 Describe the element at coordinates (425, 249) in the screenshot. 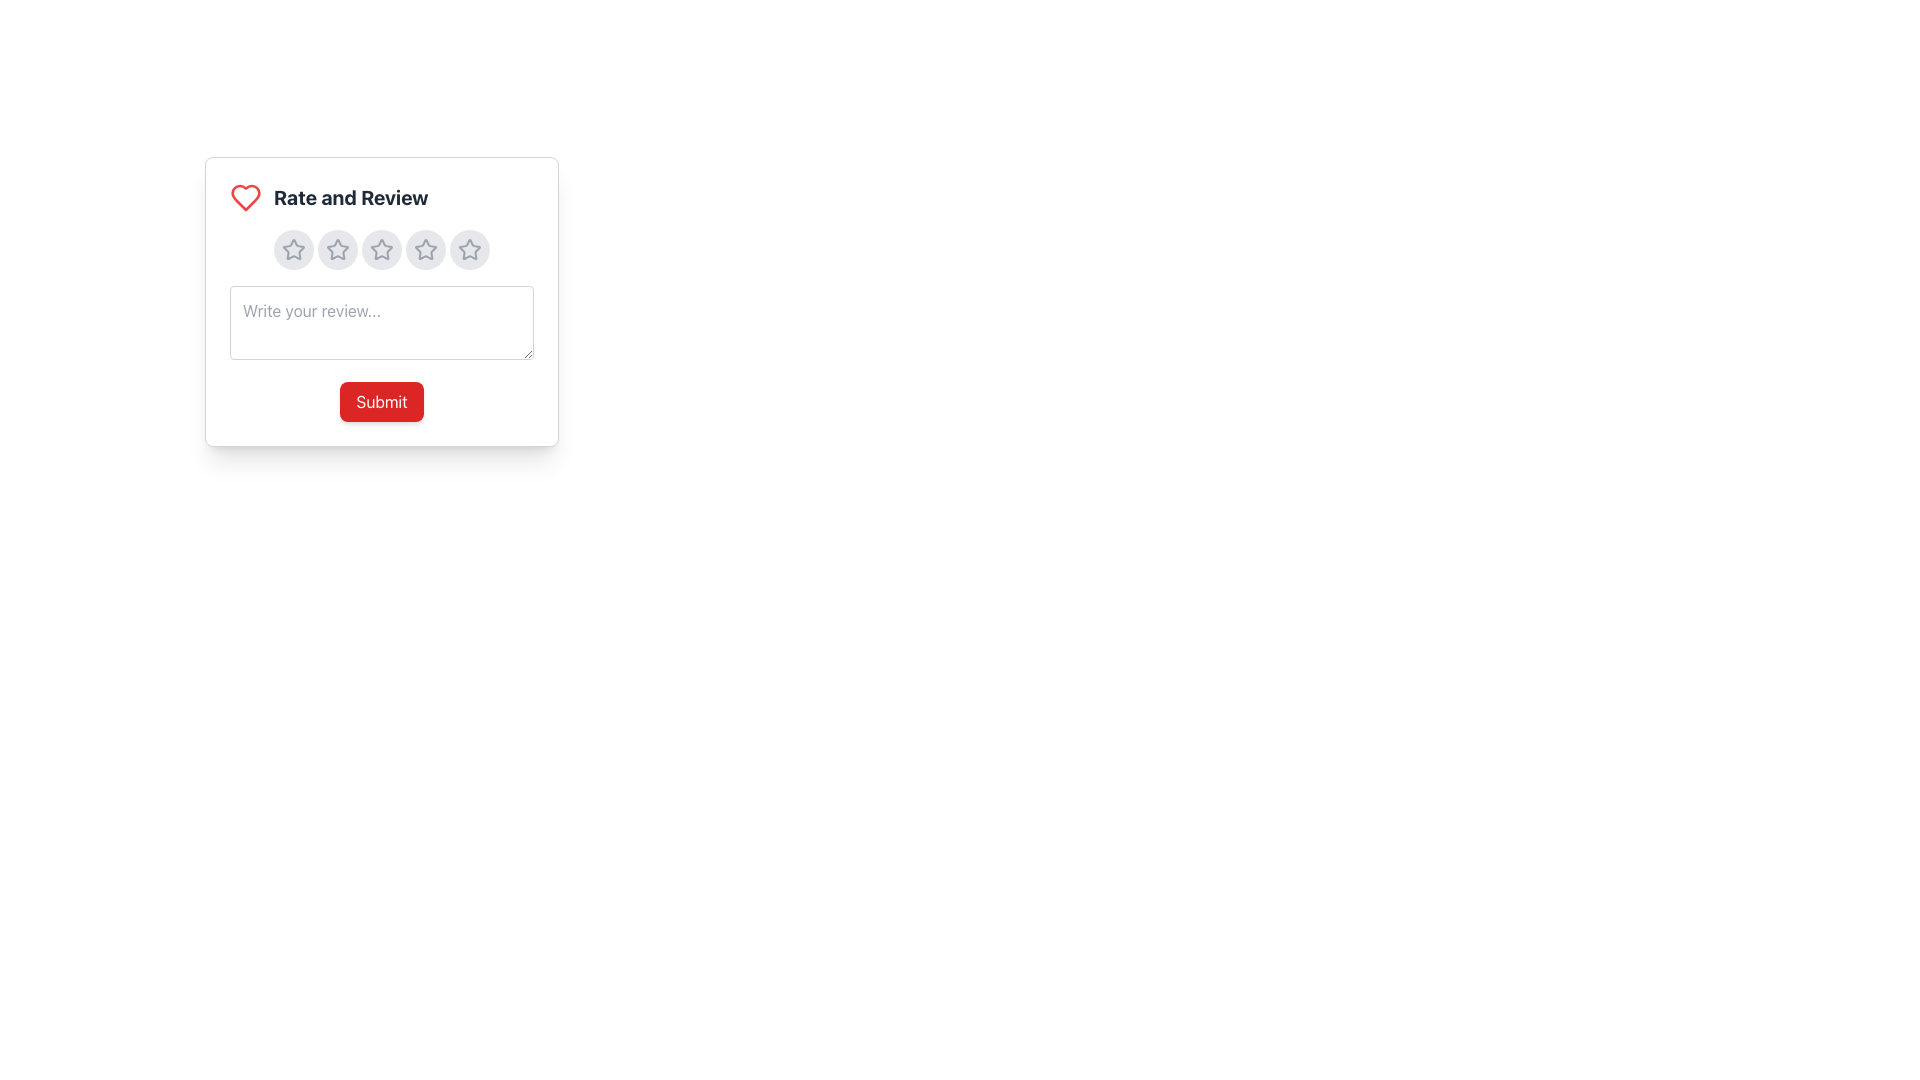

I see `the fourth star icon in the rating system` at that location.